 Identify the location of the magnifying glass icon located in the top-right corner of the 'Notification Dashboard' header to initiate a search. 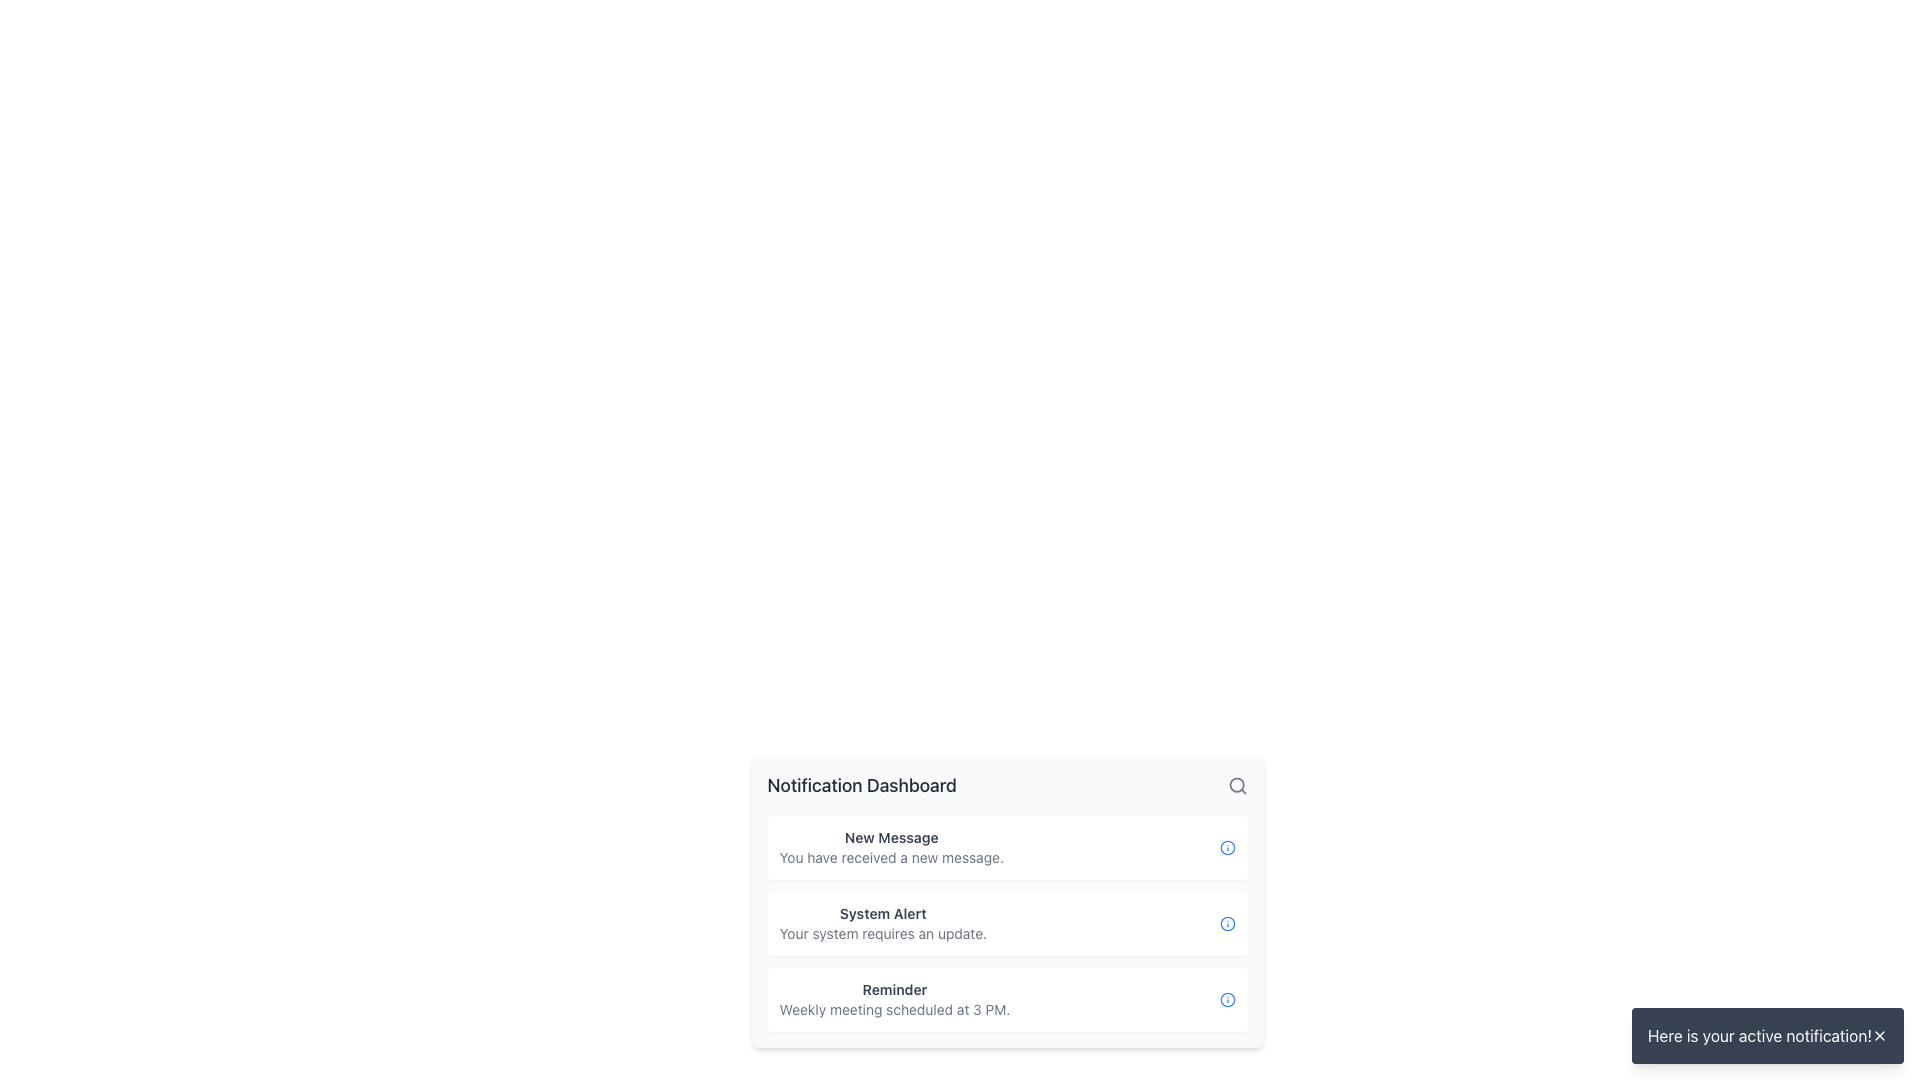
(1236, 785).